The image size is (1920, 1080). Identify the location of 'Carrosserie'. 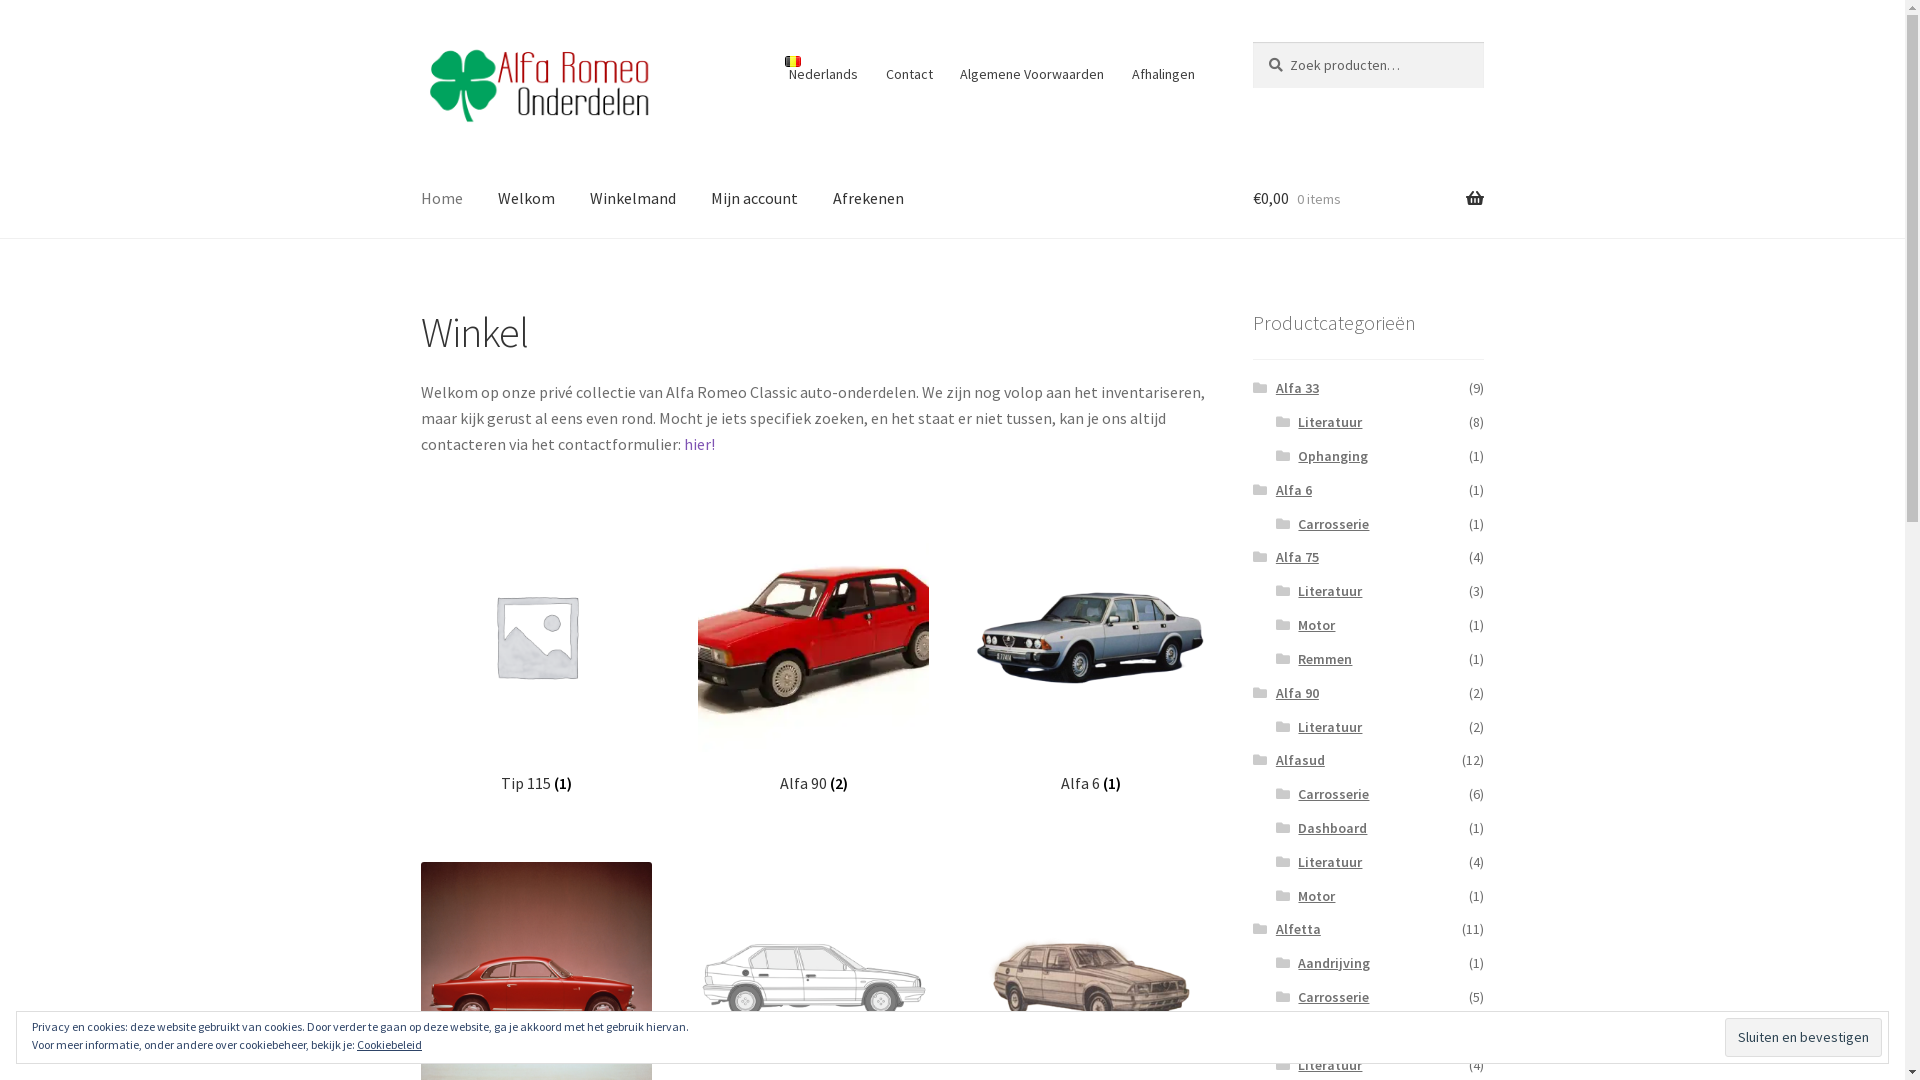
(1297, 793).